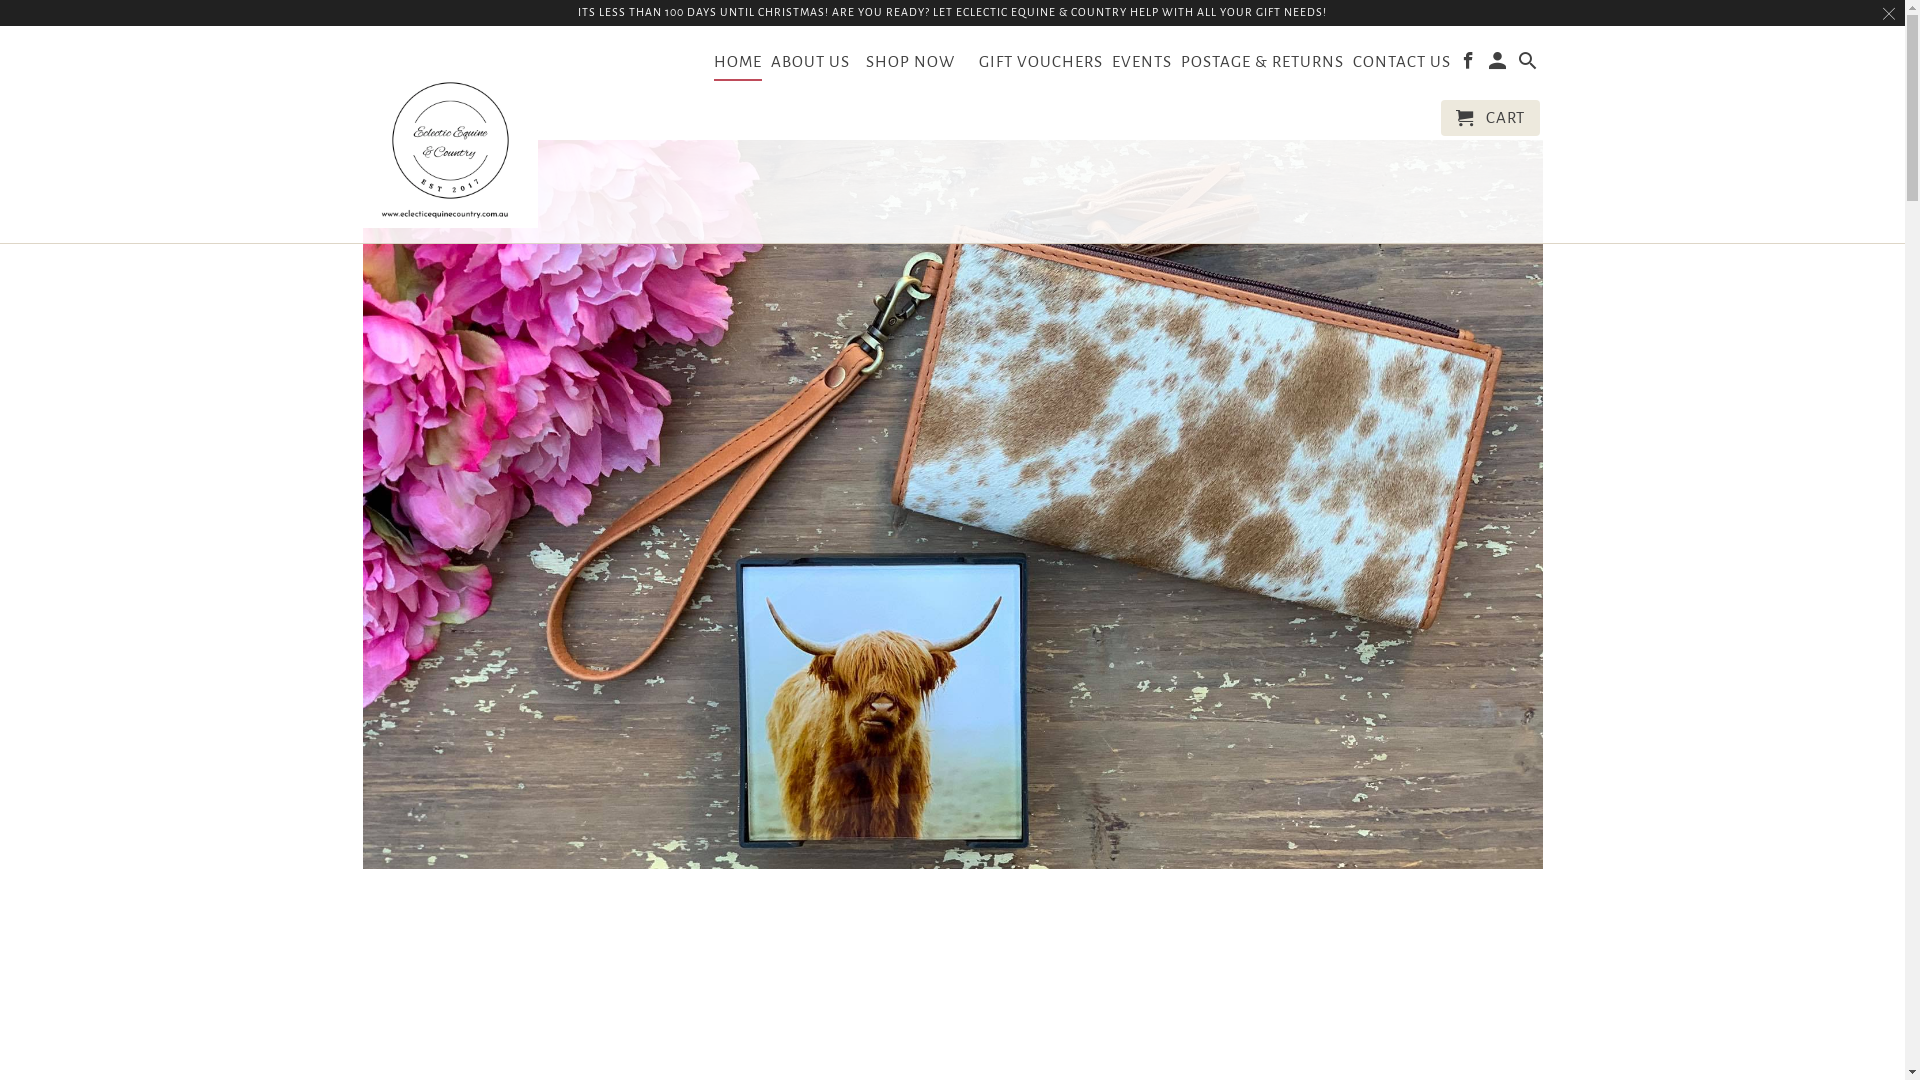 Image resolution: width=1920 pixels, height=1080 pixels. Describe the element at coordinates (1261, 64) in the screenshot. I see `'POSTAGE & RETURNS'` at that location.